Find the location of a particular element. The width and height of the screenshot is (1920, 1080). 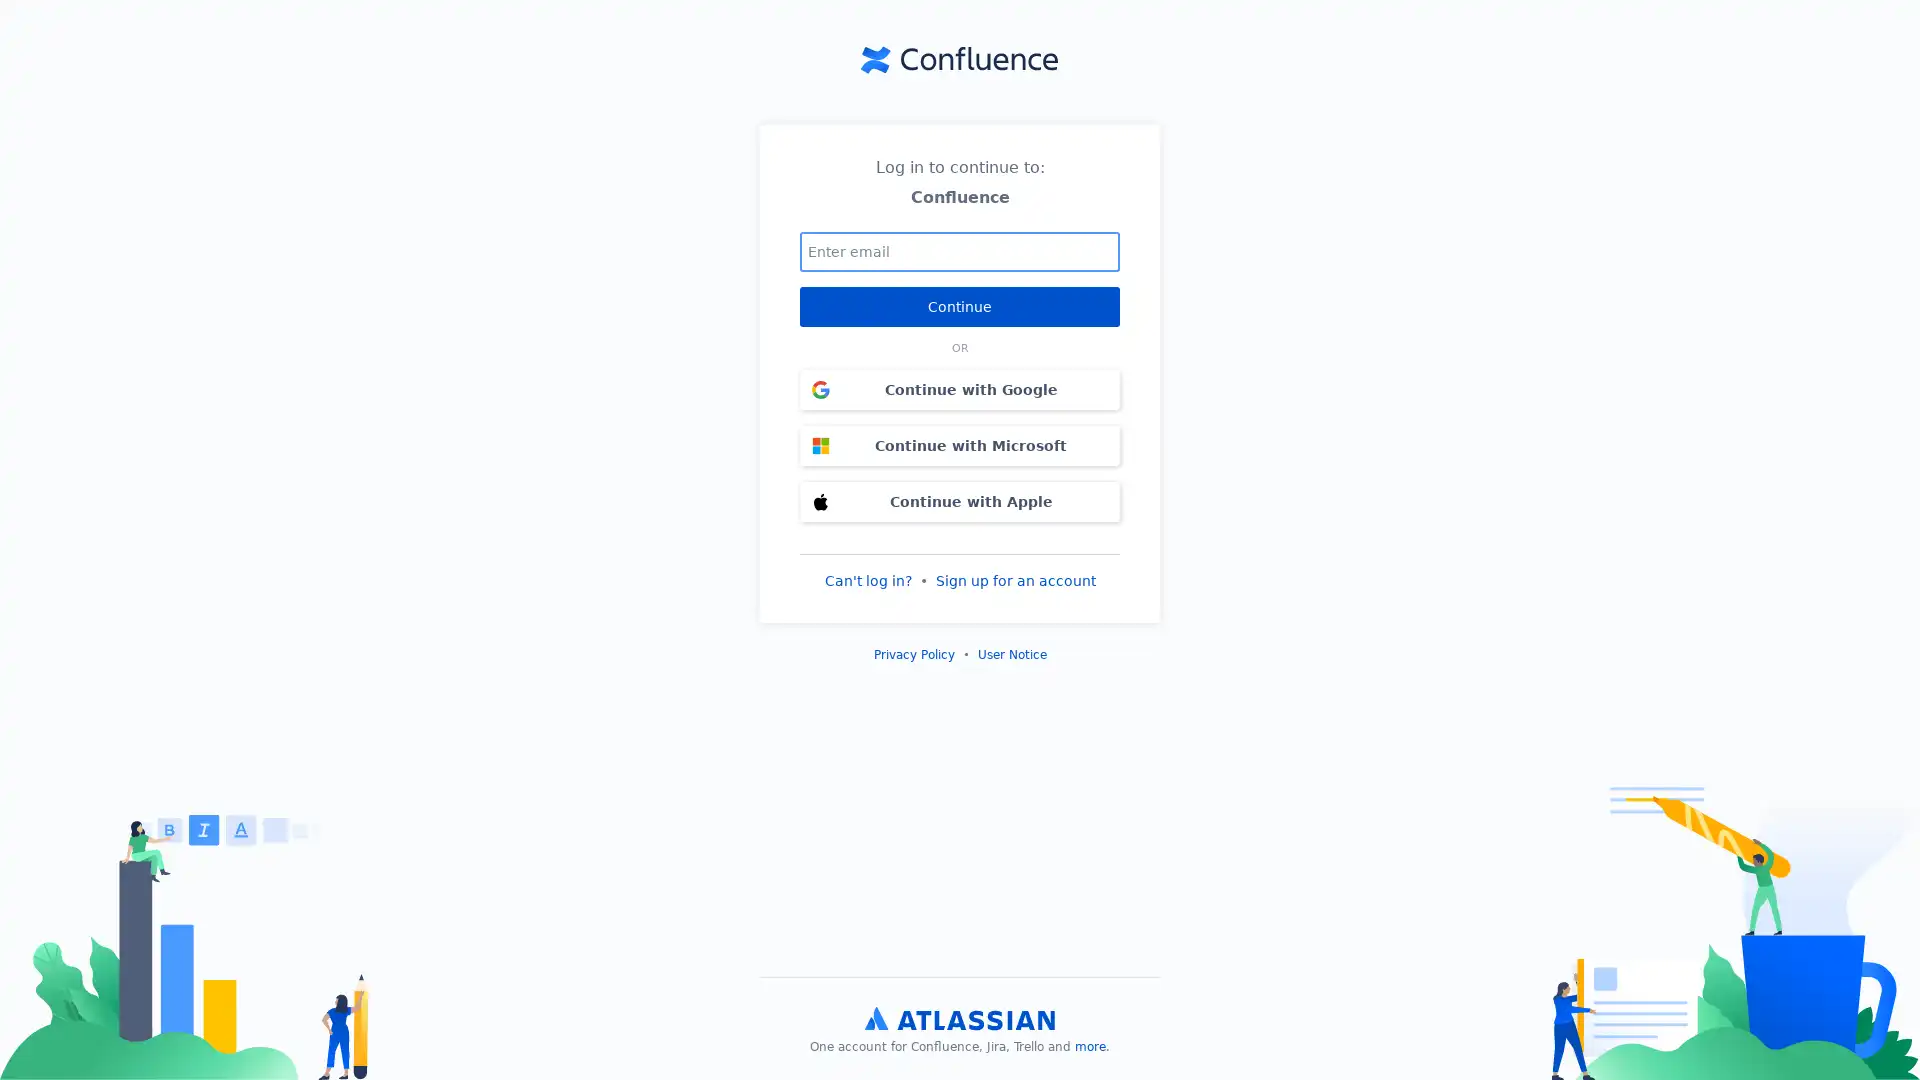

Continue is located at coordinates (960, 305).